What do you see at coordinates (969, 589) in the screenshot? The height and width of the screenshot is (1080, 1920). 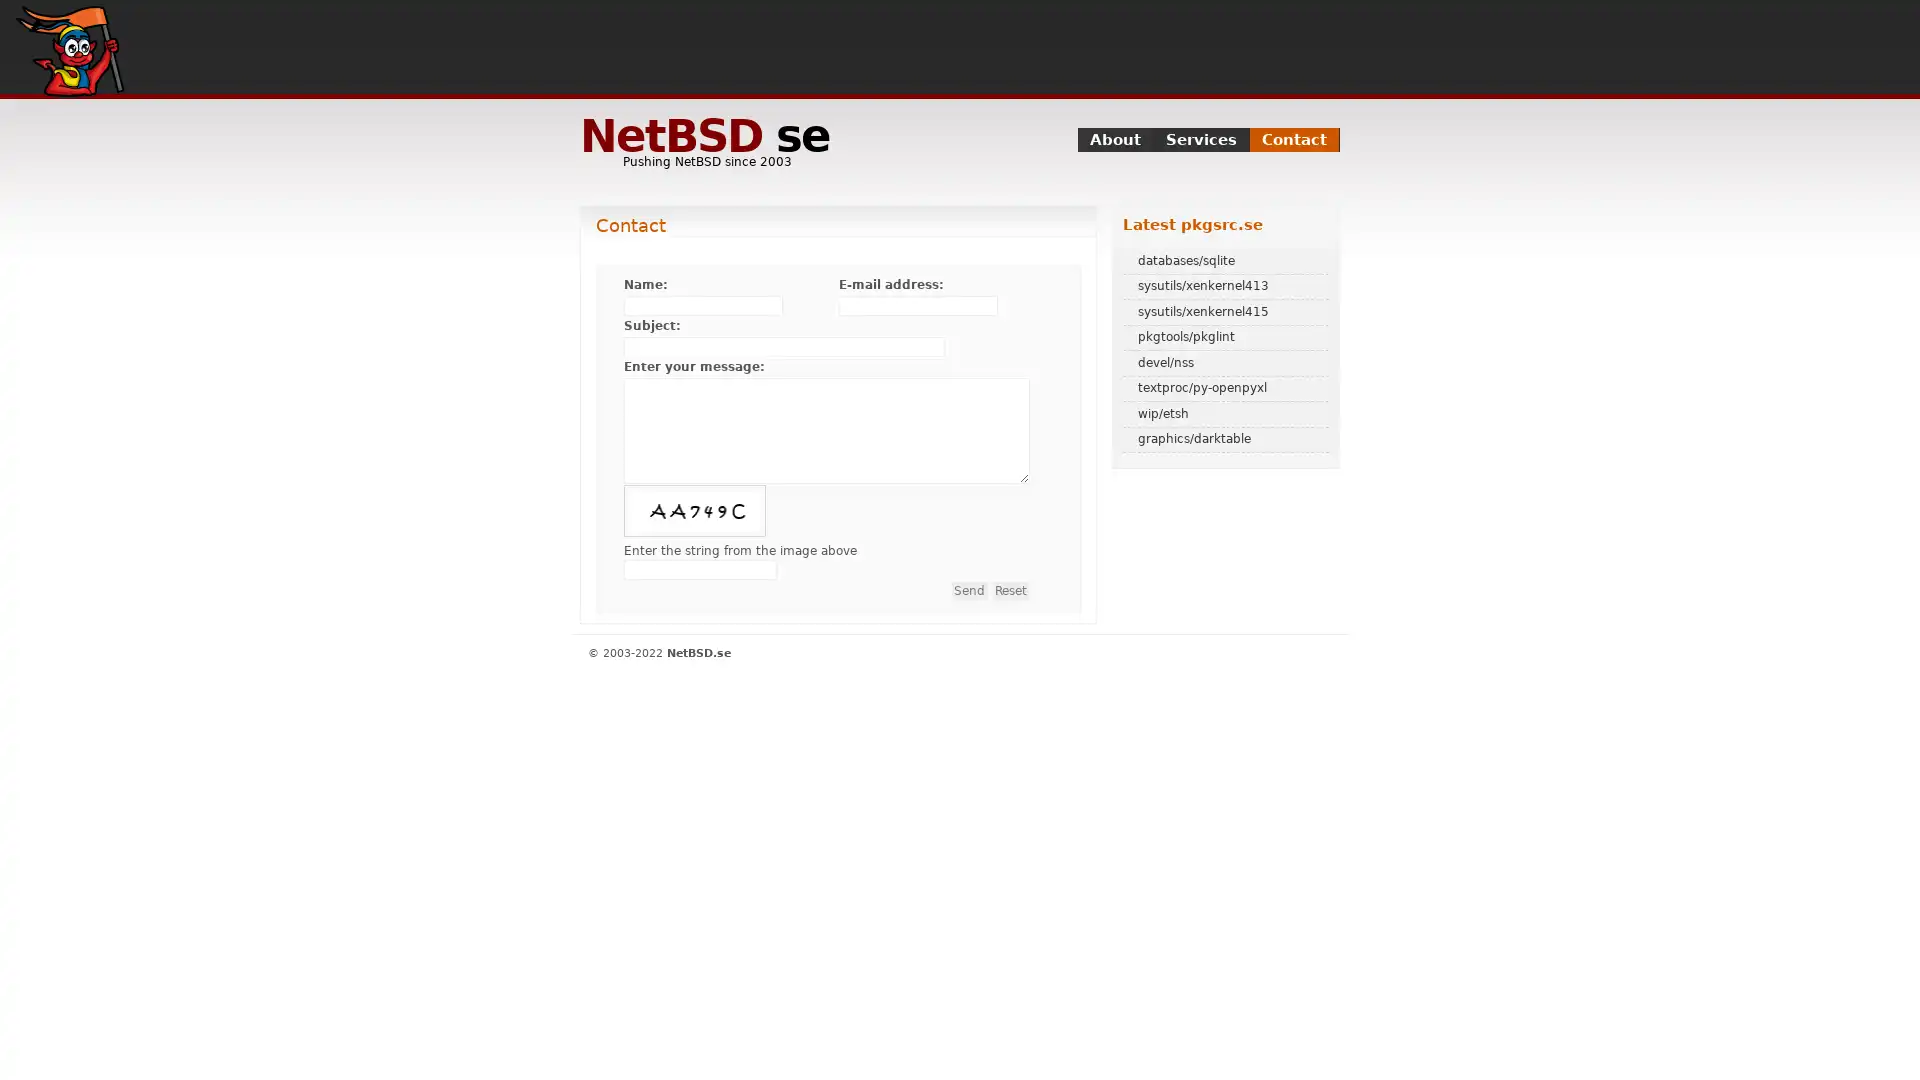 I see `Send` at bounding box center [969, 589].